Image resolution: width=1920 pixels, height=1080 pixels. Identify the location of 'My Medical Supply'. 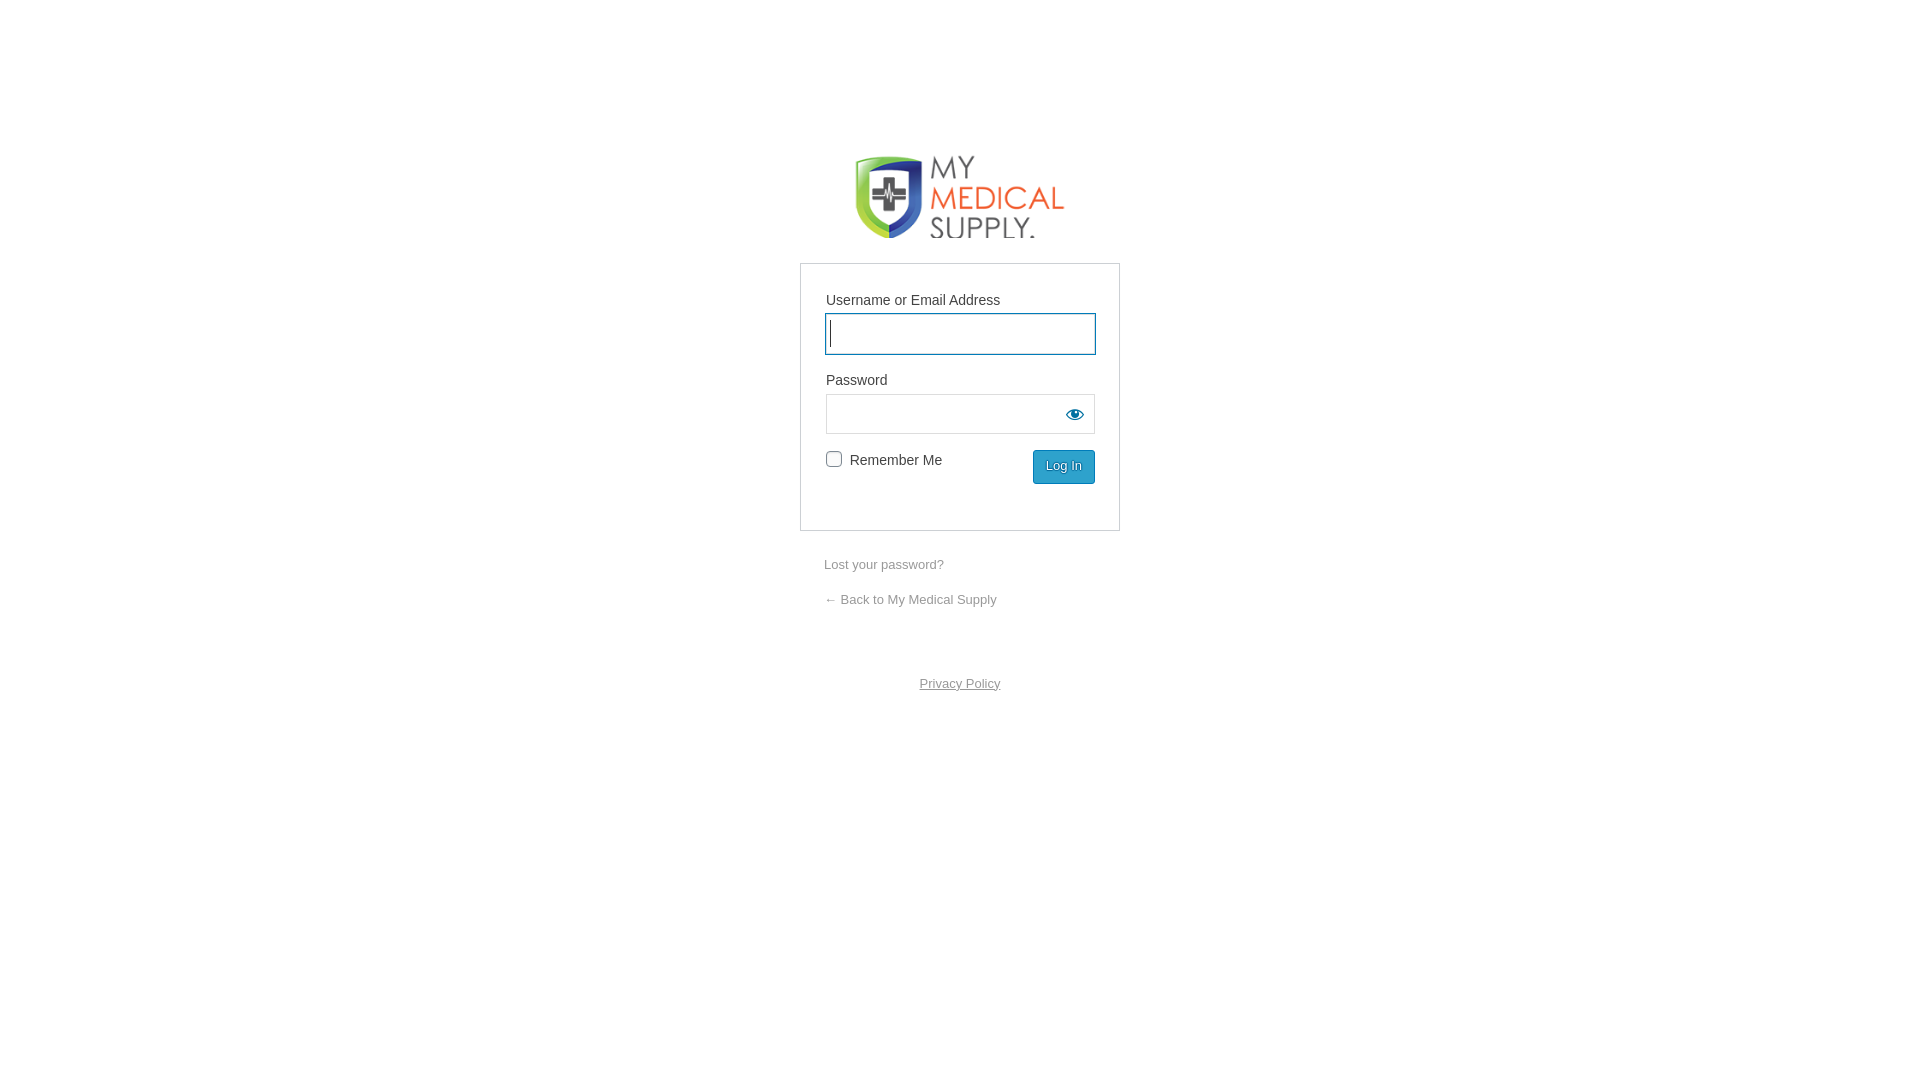
(960, 196).